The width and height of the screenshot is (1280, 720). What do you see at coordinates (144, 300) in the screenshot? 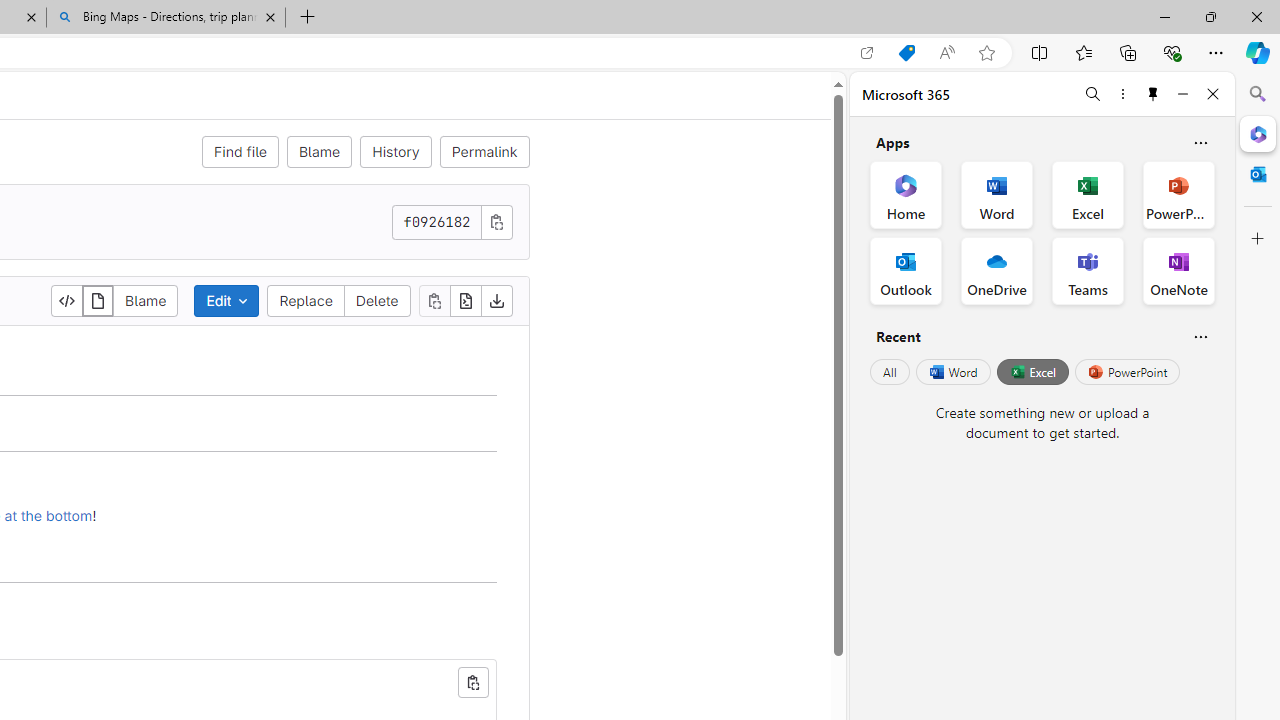
I see `'Blame'` at bounding box center [144, 300].